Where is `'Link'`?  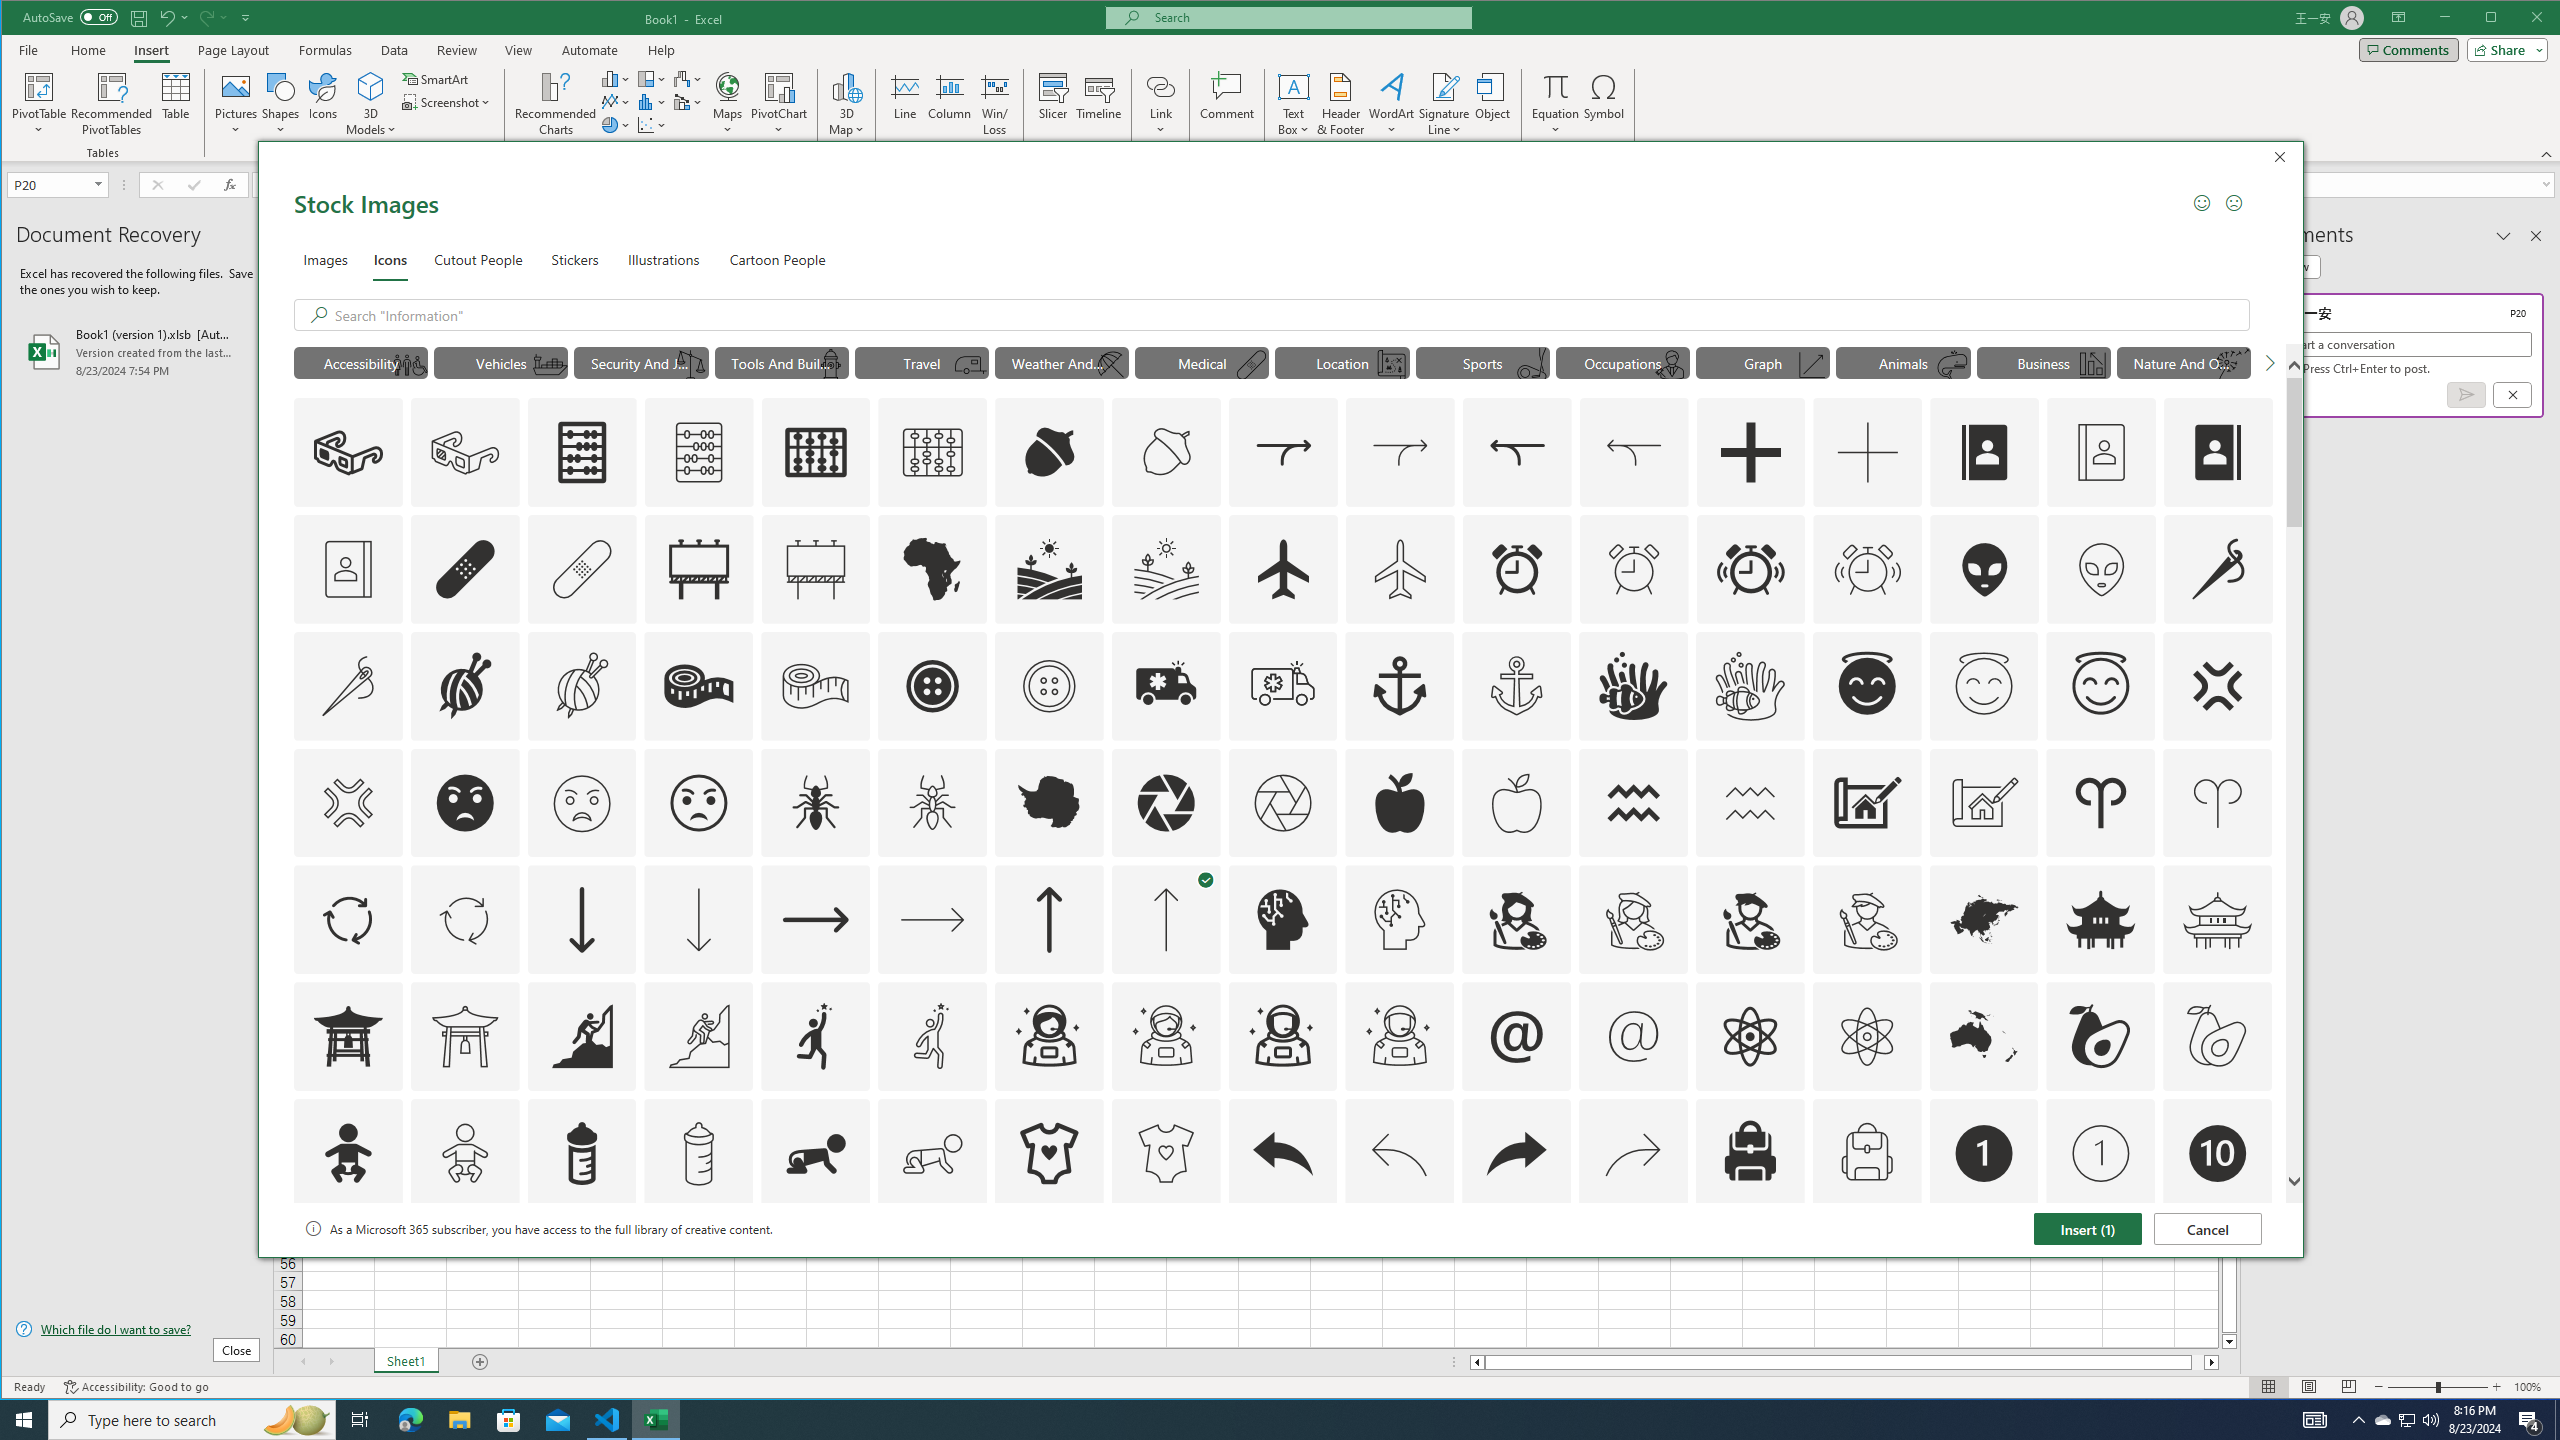 'Link' is located at coordinates (1159, 85).